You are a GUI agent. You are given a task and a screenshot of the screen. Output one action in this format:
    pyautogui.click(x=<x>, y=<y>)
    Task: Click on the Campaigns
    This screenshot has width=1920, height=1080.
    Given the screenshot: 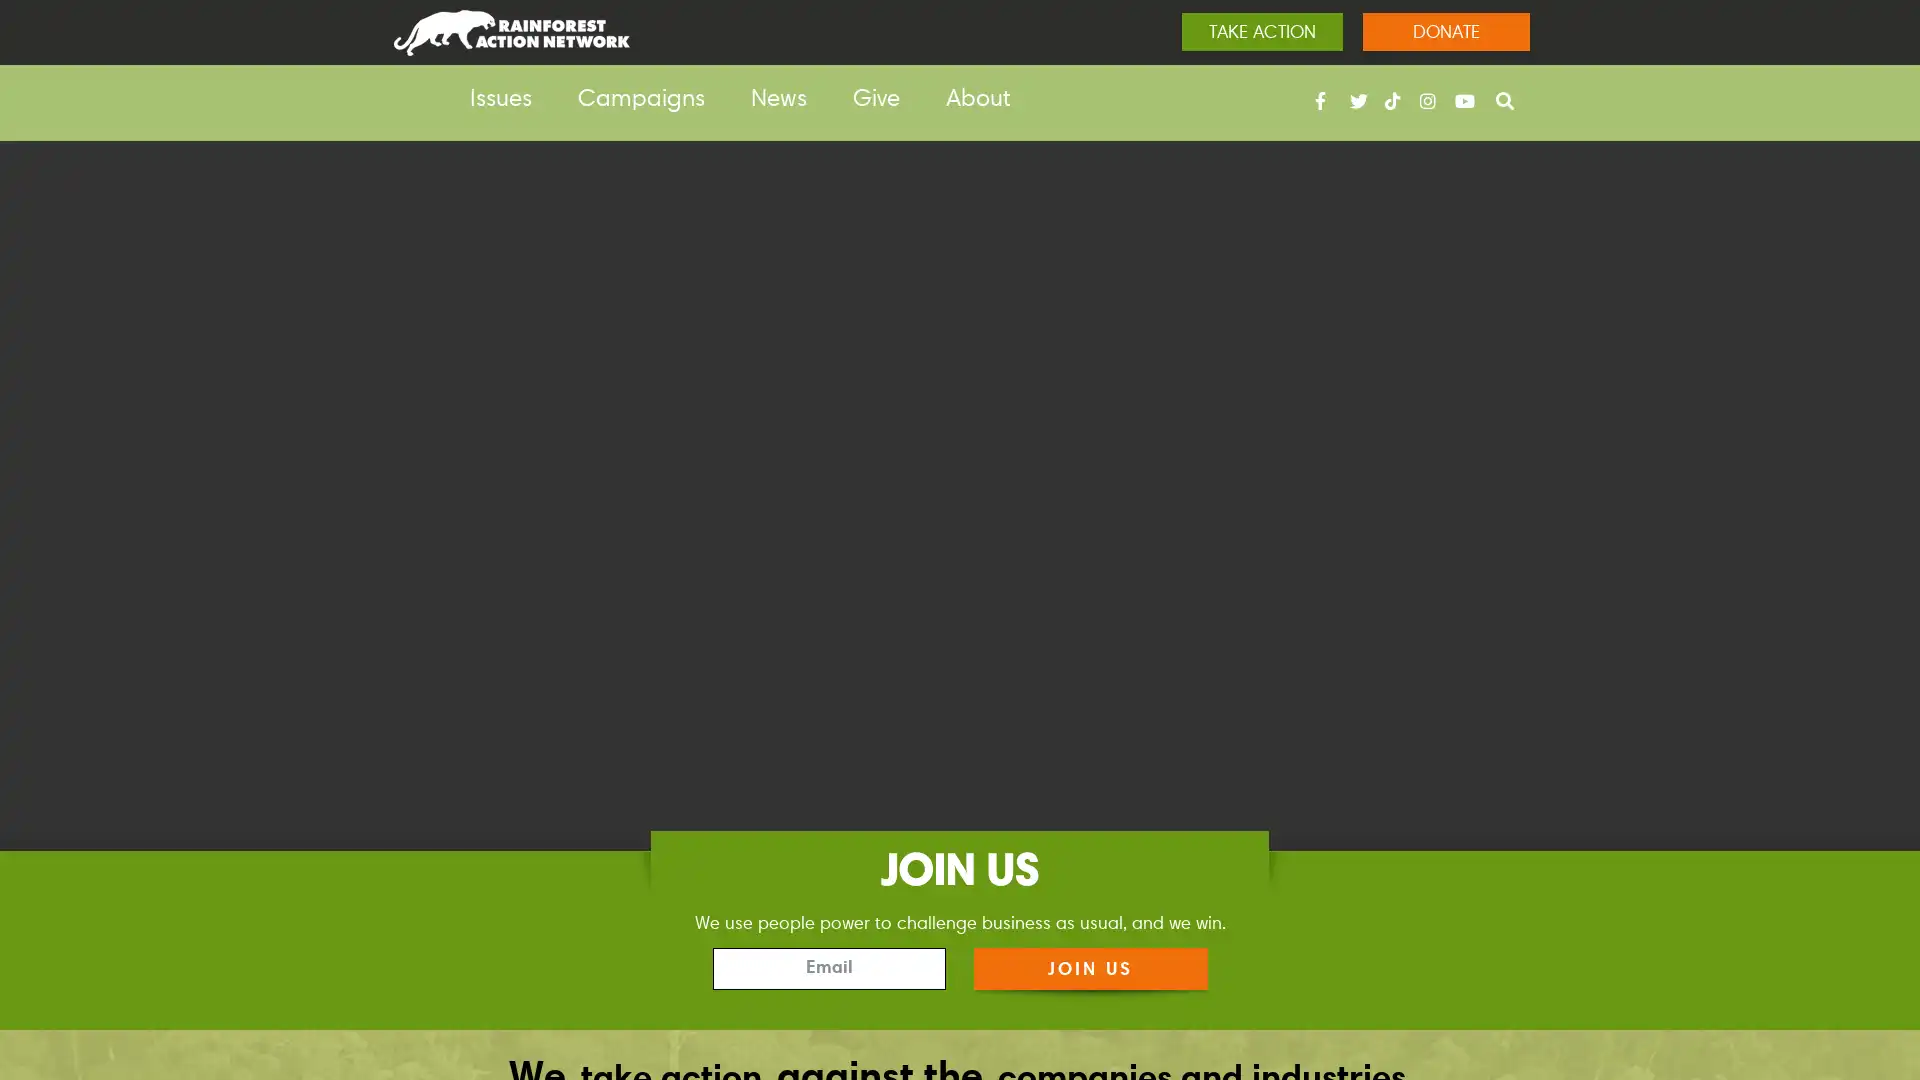 What is the action you would take?
    pyautogui.click(x=641, y=100)
    